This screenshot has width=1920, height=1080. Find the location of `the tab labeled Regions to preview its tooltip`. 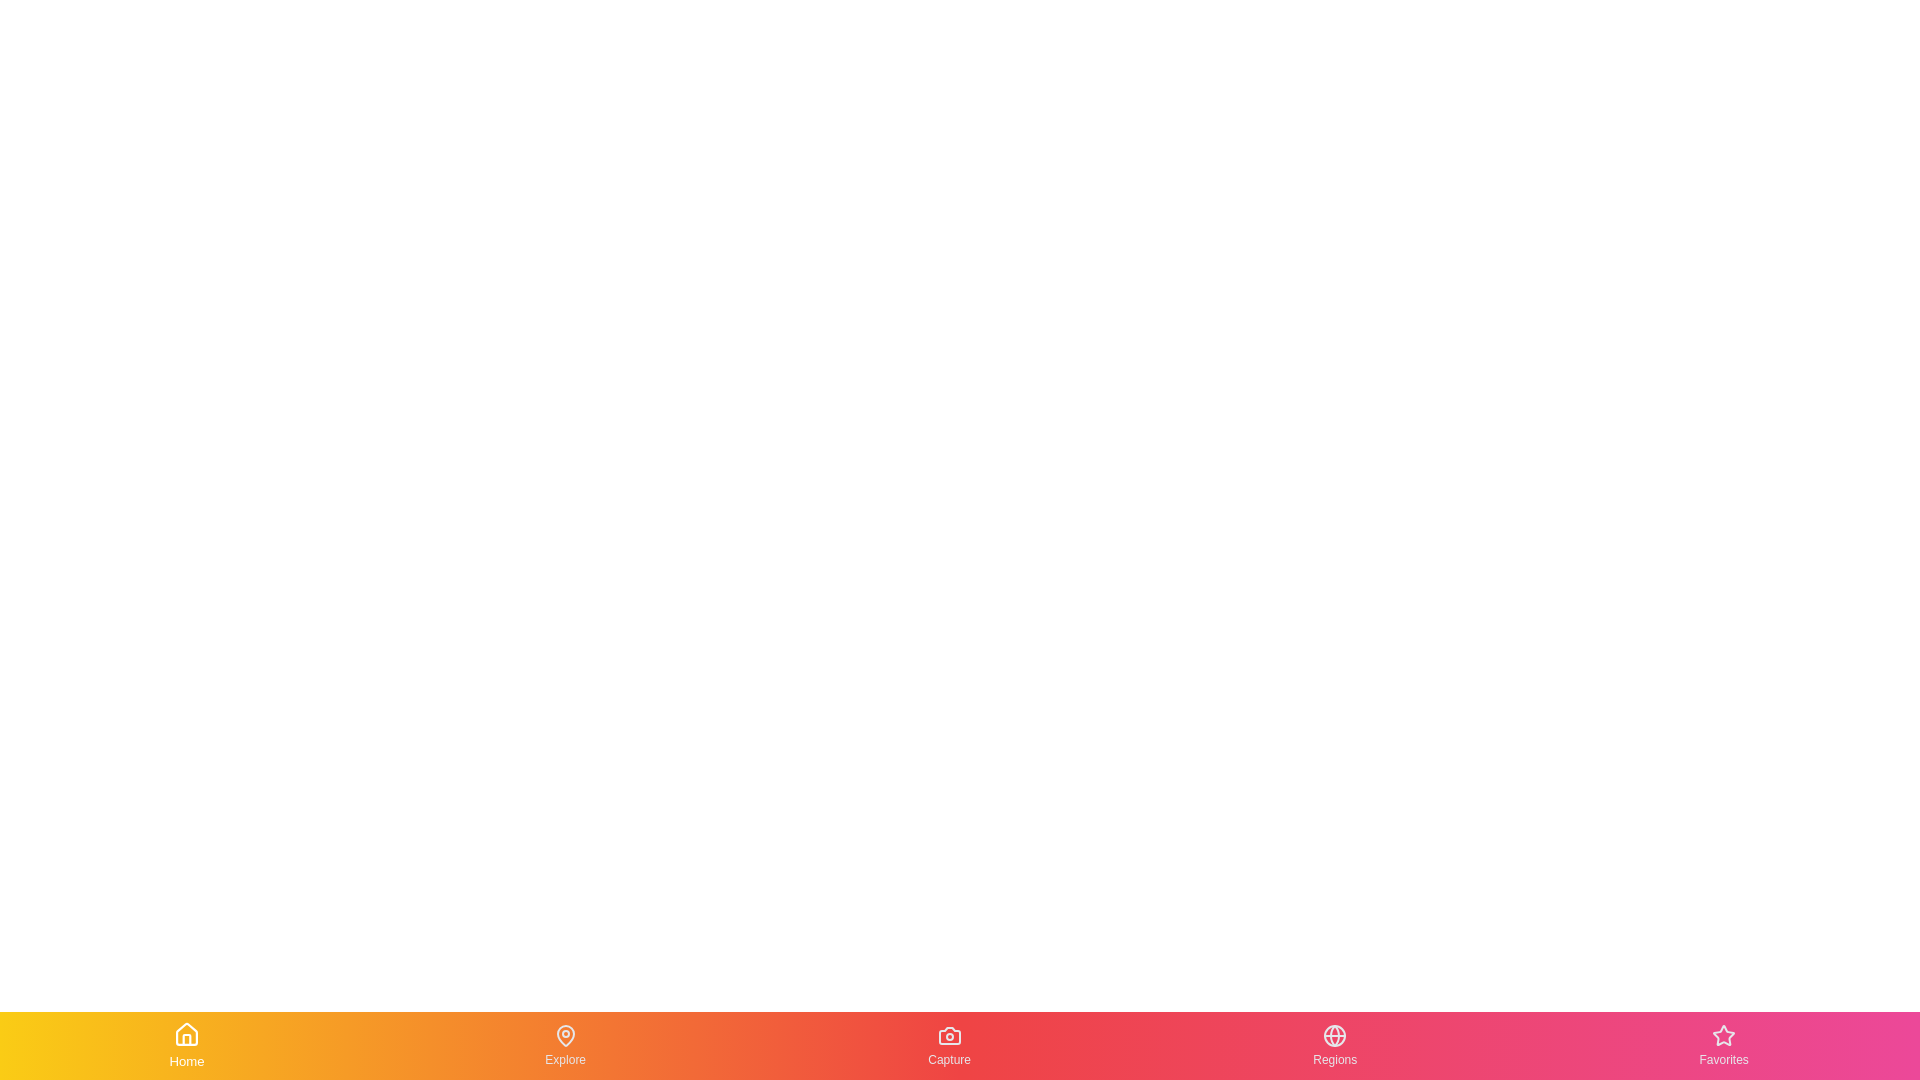

the tab labeled Regions to preview its tooltip is located at coordinates (1334, 1044).